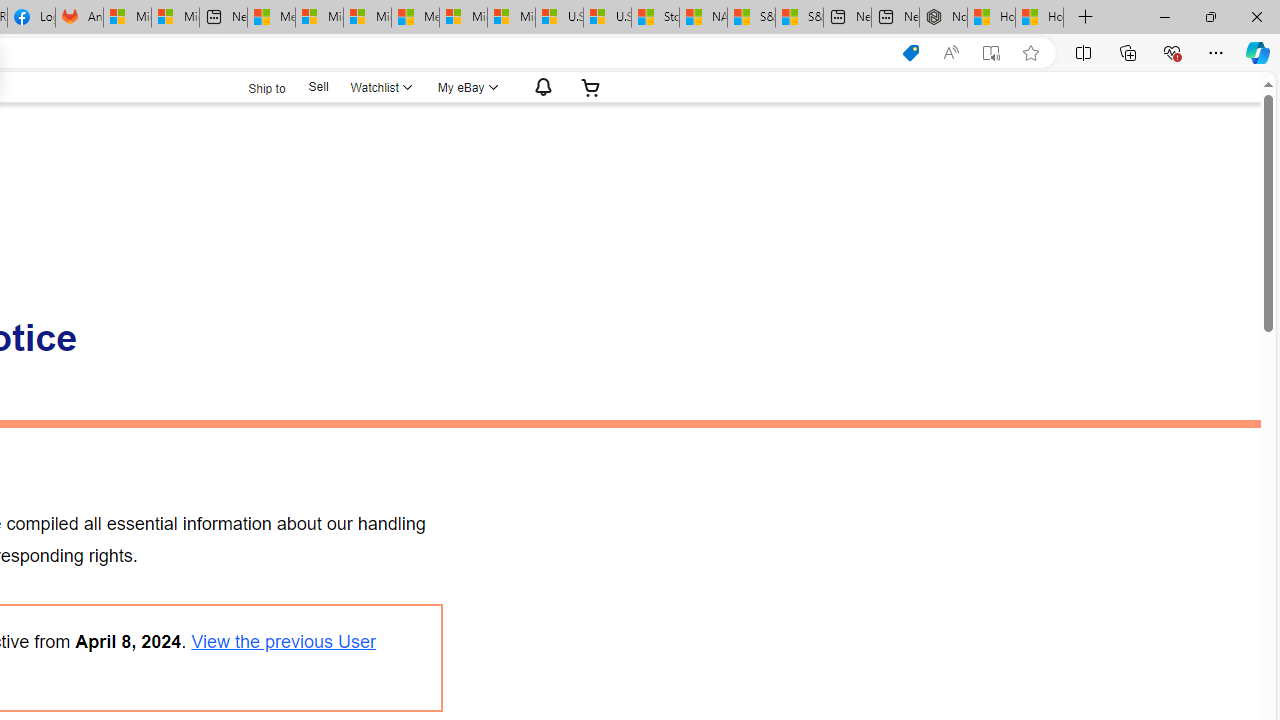 The image size is (1280, 720). What do you see at coordinates (367, 17) in the screenshot?
I see `'Microsoft account | Home'` at bounding box center [367, 17].